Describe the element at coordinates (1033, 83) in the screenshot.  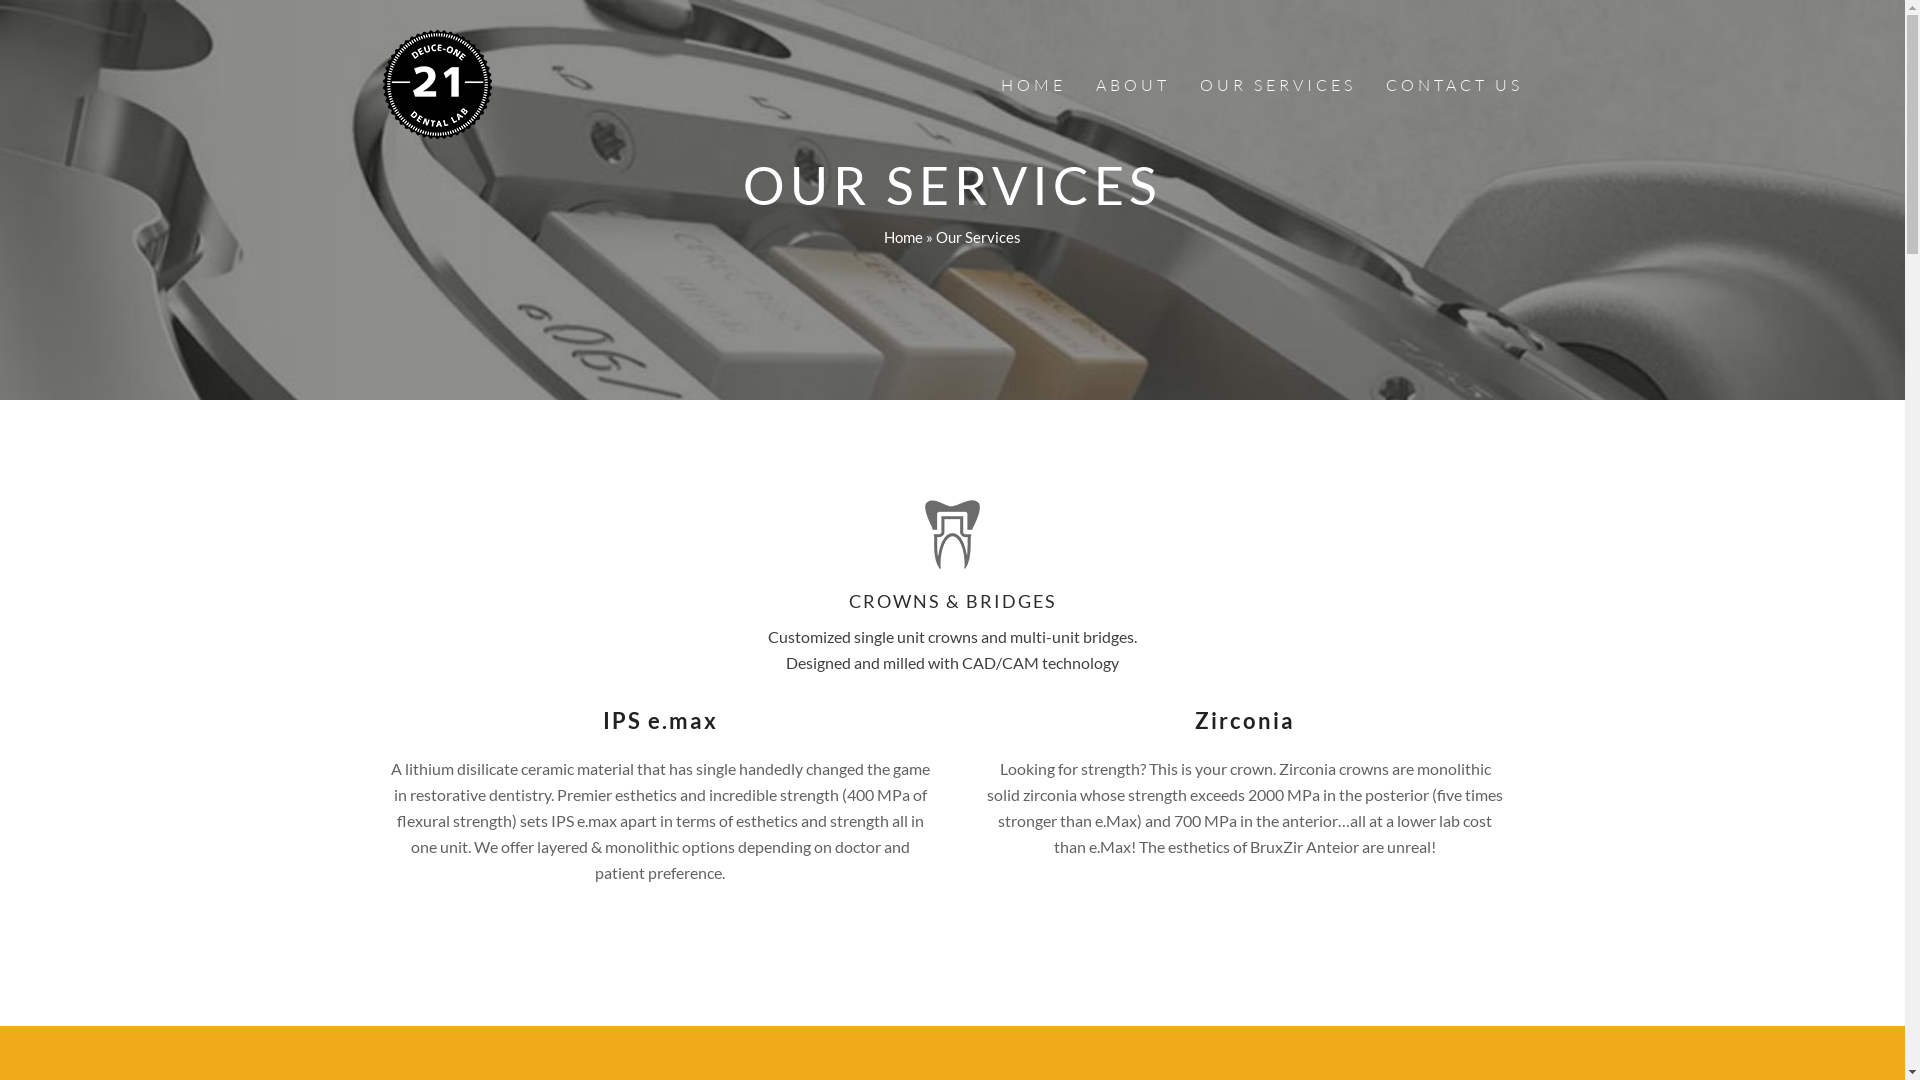
I see `'HOME'` at that location.